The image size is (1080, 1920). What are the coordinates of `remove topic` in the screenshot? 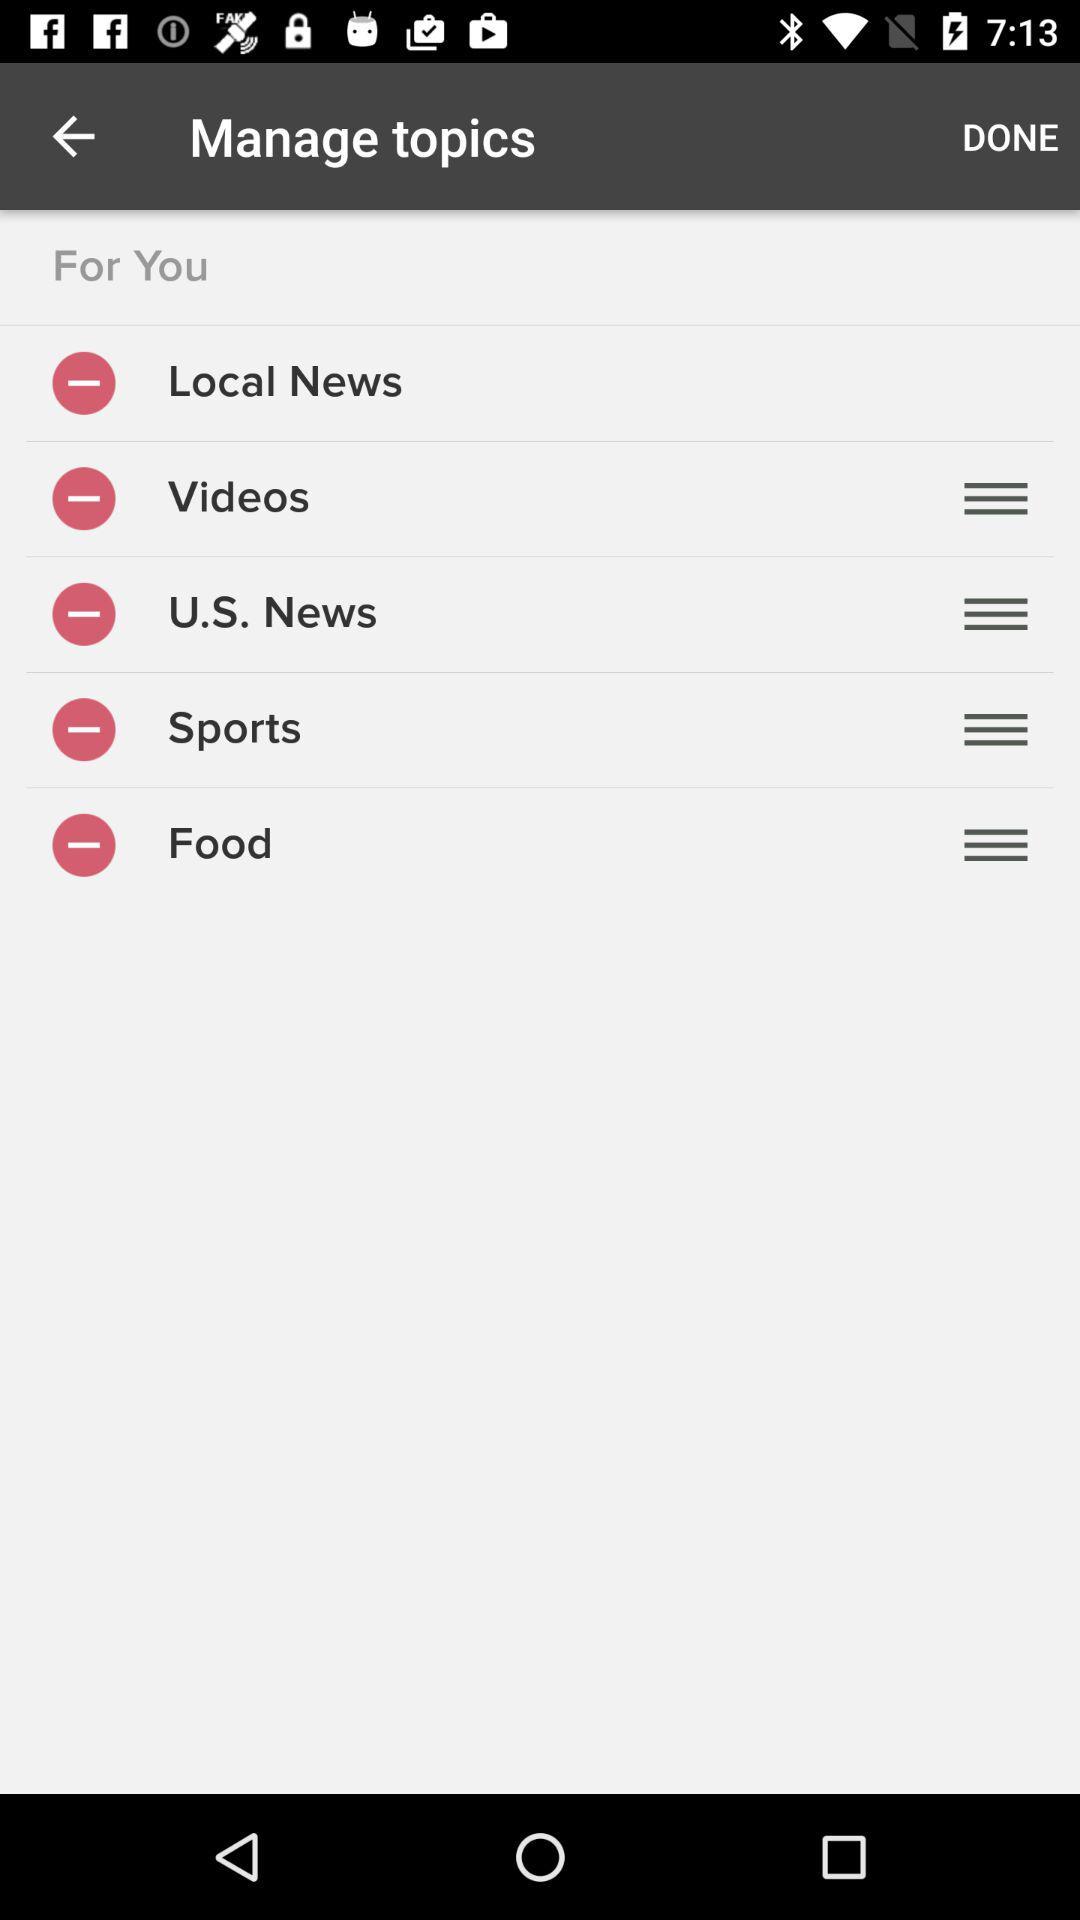 It's located at (83, 728).